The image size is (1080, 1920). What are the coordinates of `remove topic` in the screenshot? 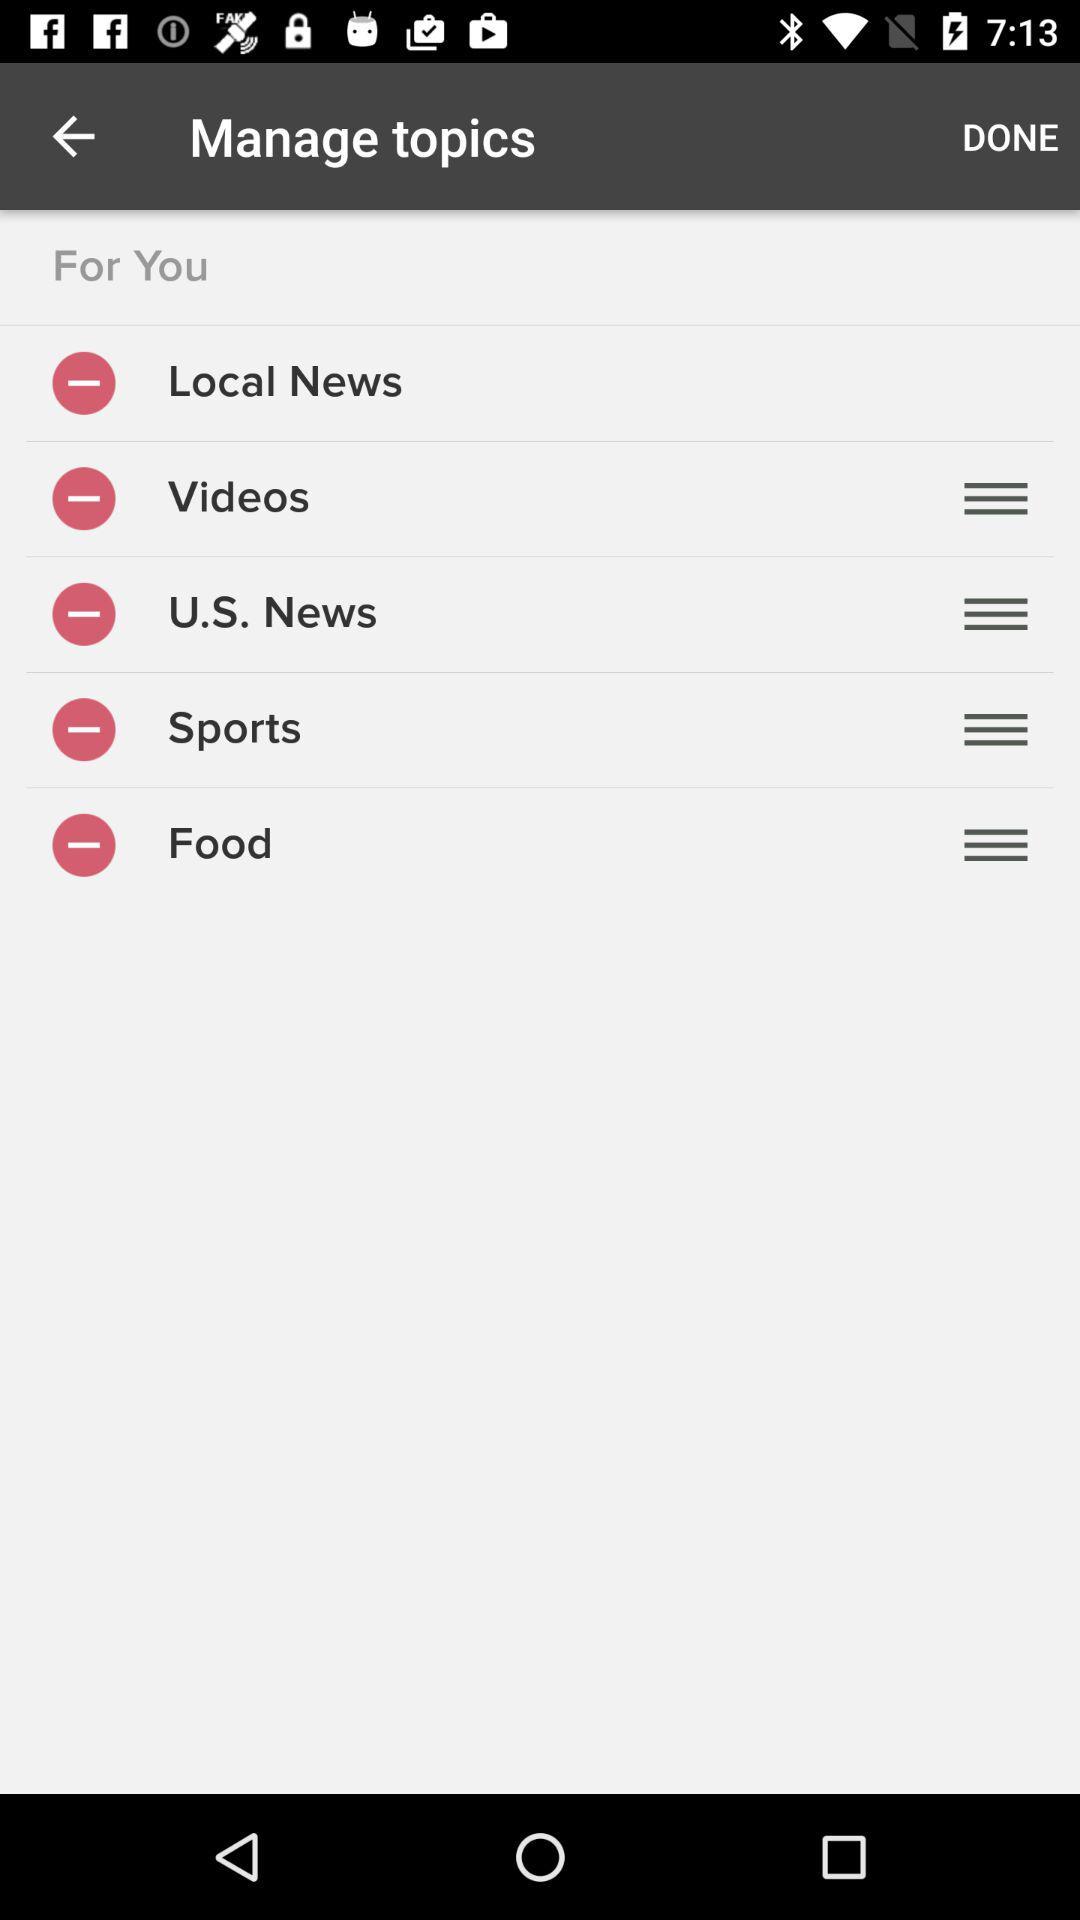 It's located at (83, 728).